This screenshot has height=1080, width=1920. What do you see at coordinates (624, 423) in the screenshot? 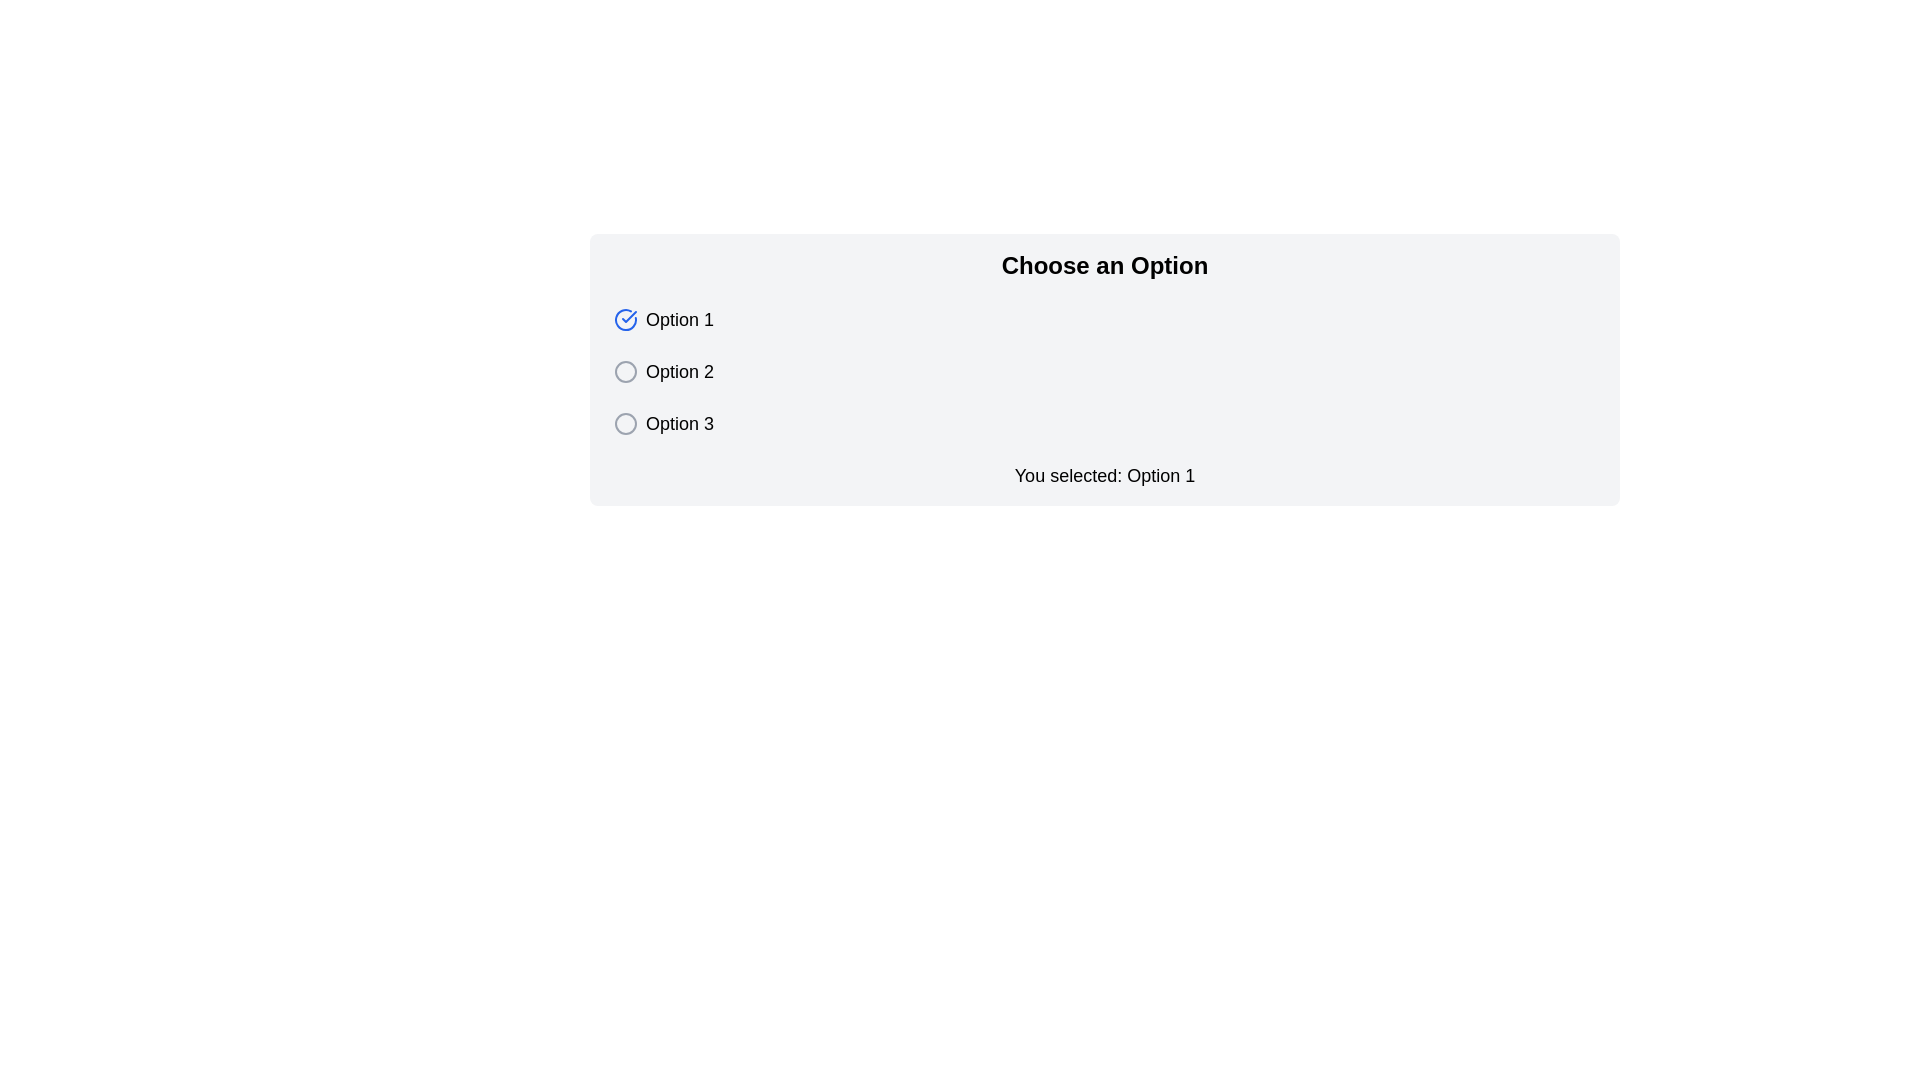
I see `the circular center of the unselected radio button for 'Option 3'` at bounding box center [624, 423].